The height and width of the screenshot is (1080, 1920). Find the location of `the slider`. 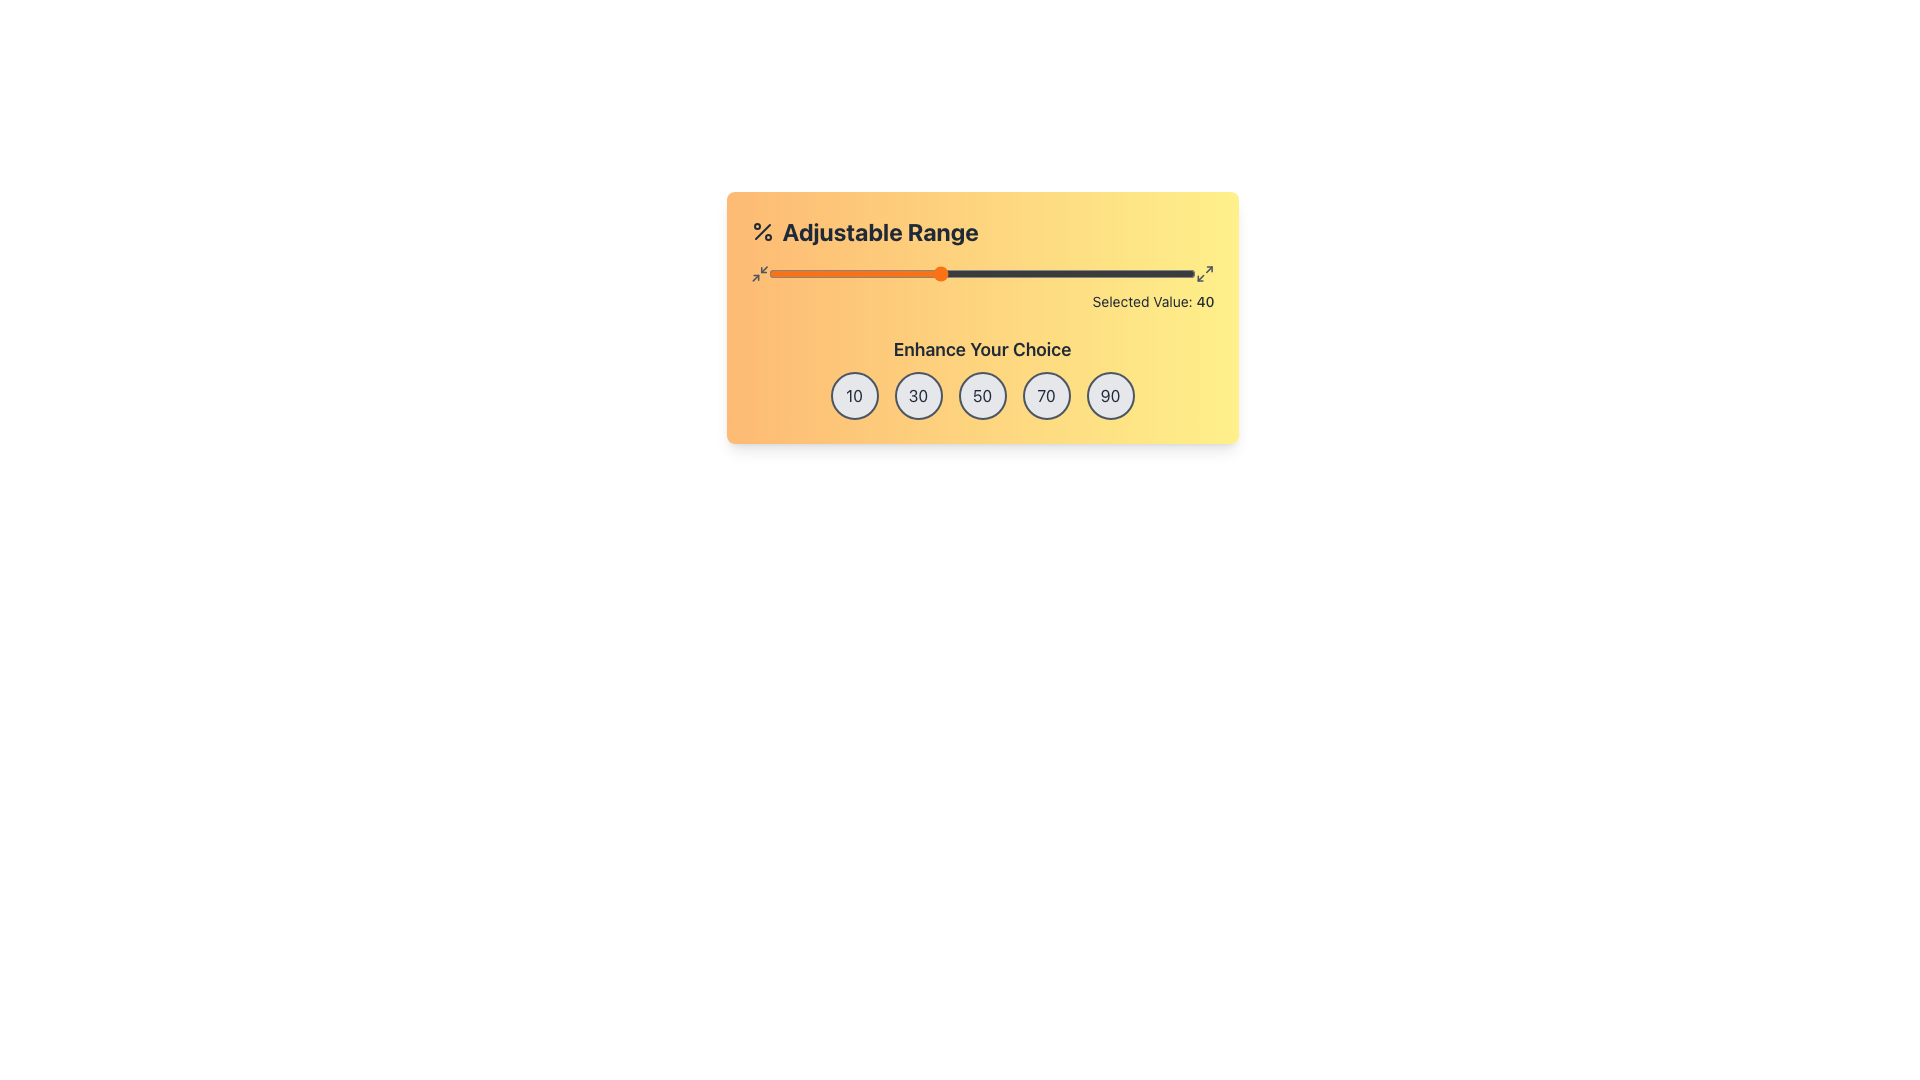

the slider is located at coordinates (938, 273).